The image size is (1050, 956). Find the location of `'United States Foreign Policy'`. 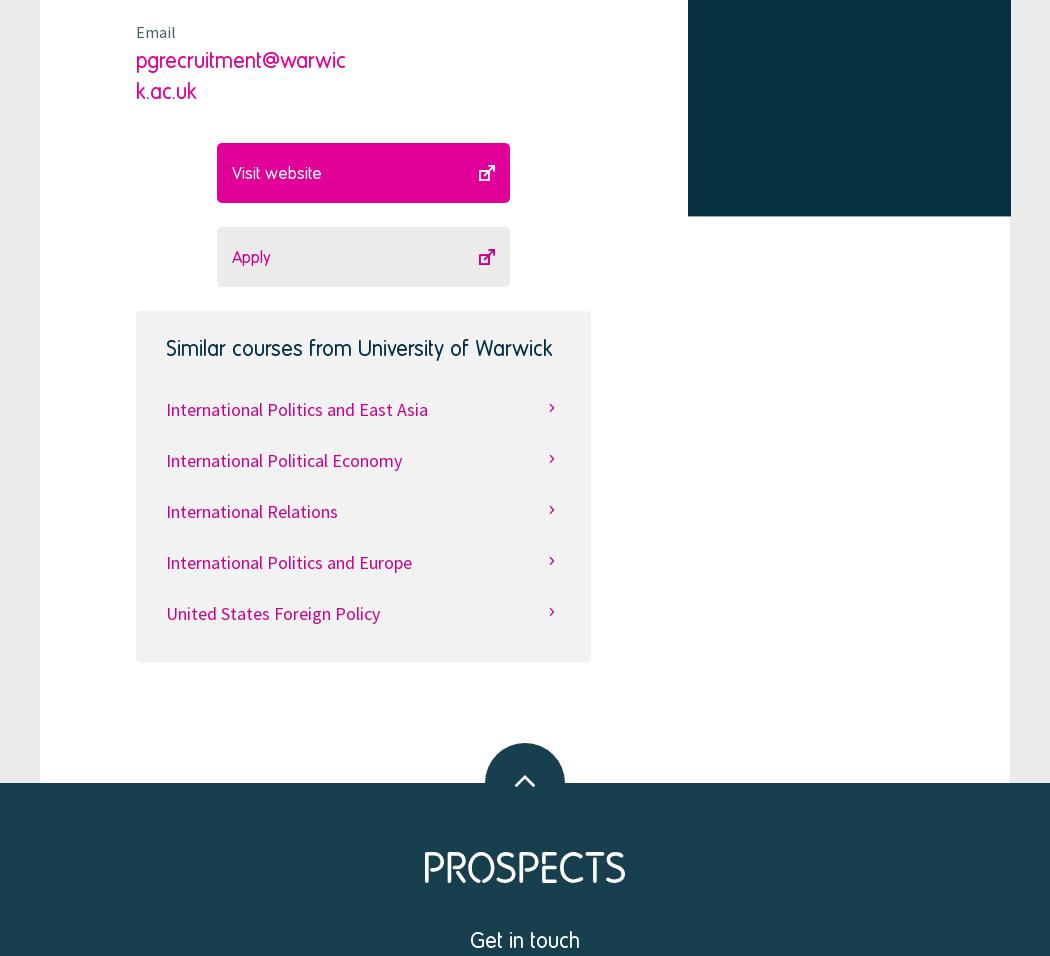

'United States Foreign Policy' is located at coordinates (270, 612).